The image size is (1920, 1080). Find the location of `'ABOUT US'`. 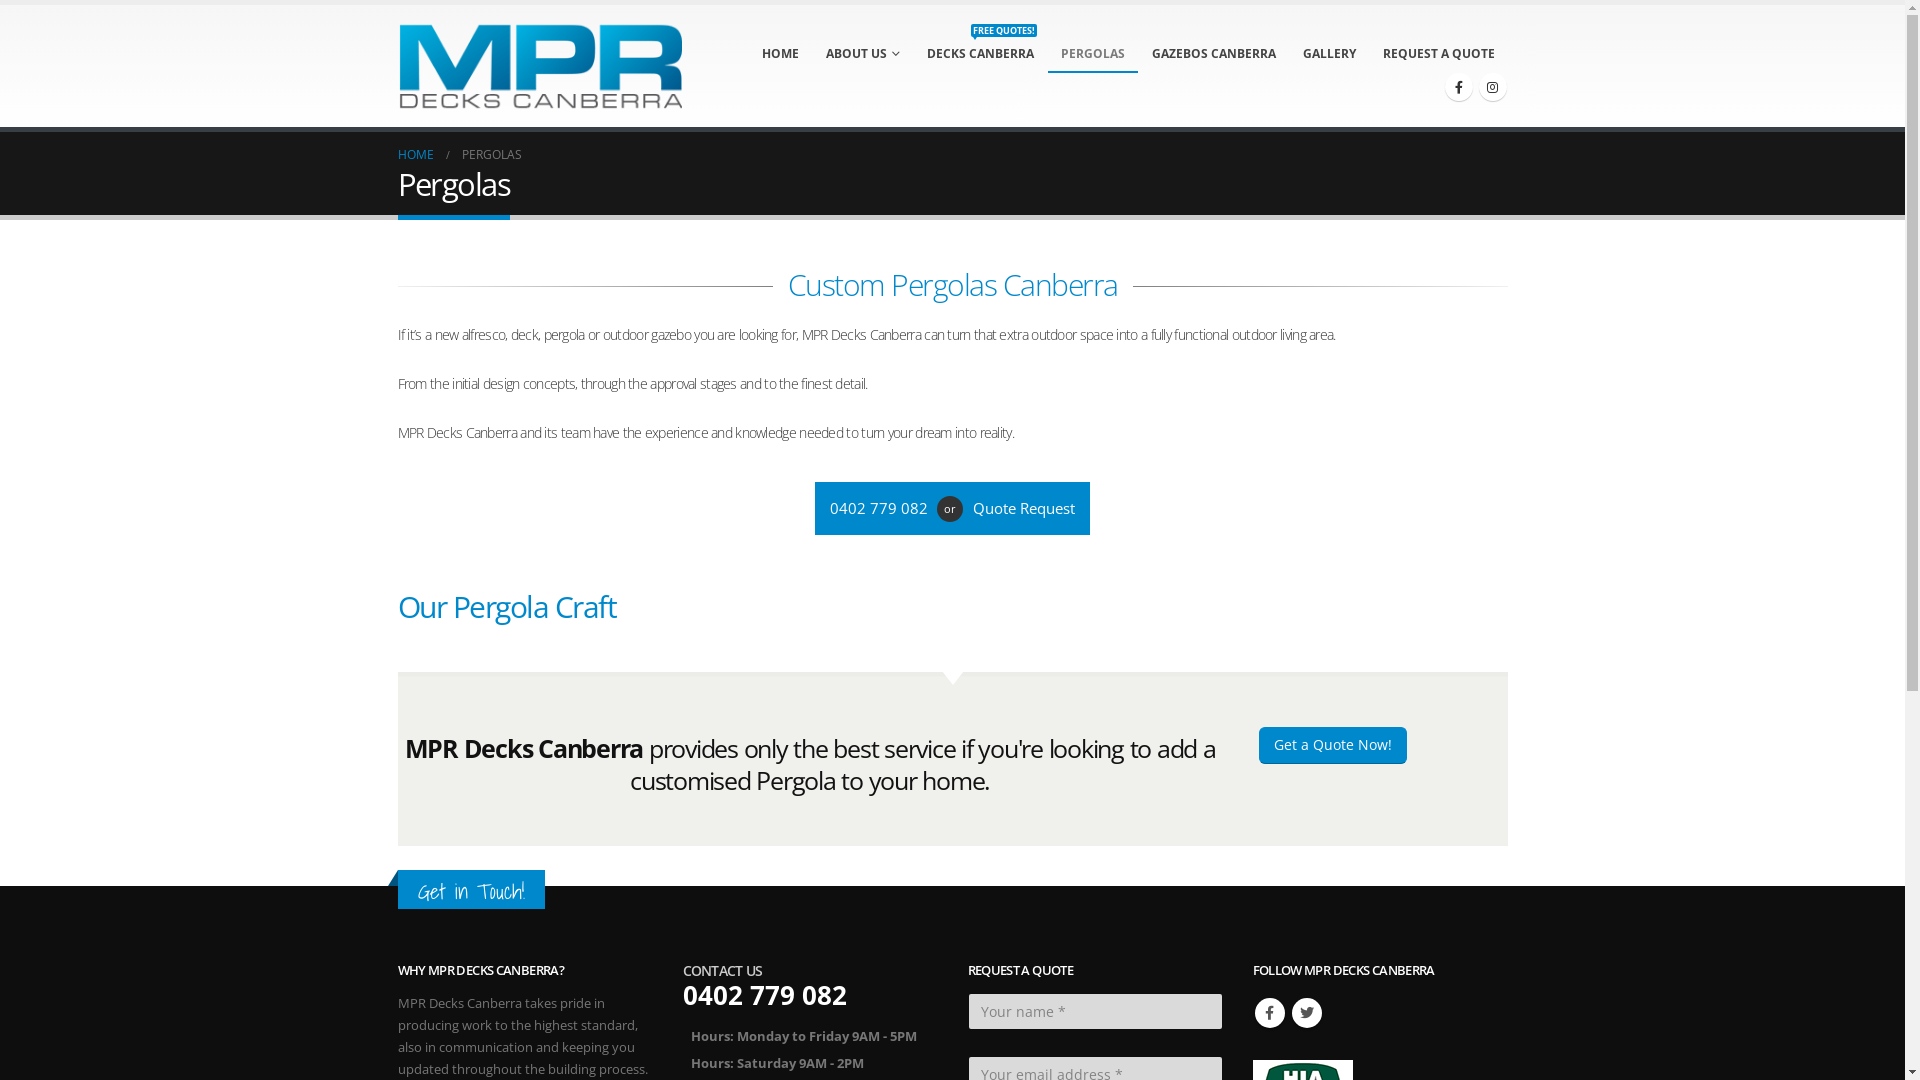

'ABOUT US' is located at coordinates (862, 52).